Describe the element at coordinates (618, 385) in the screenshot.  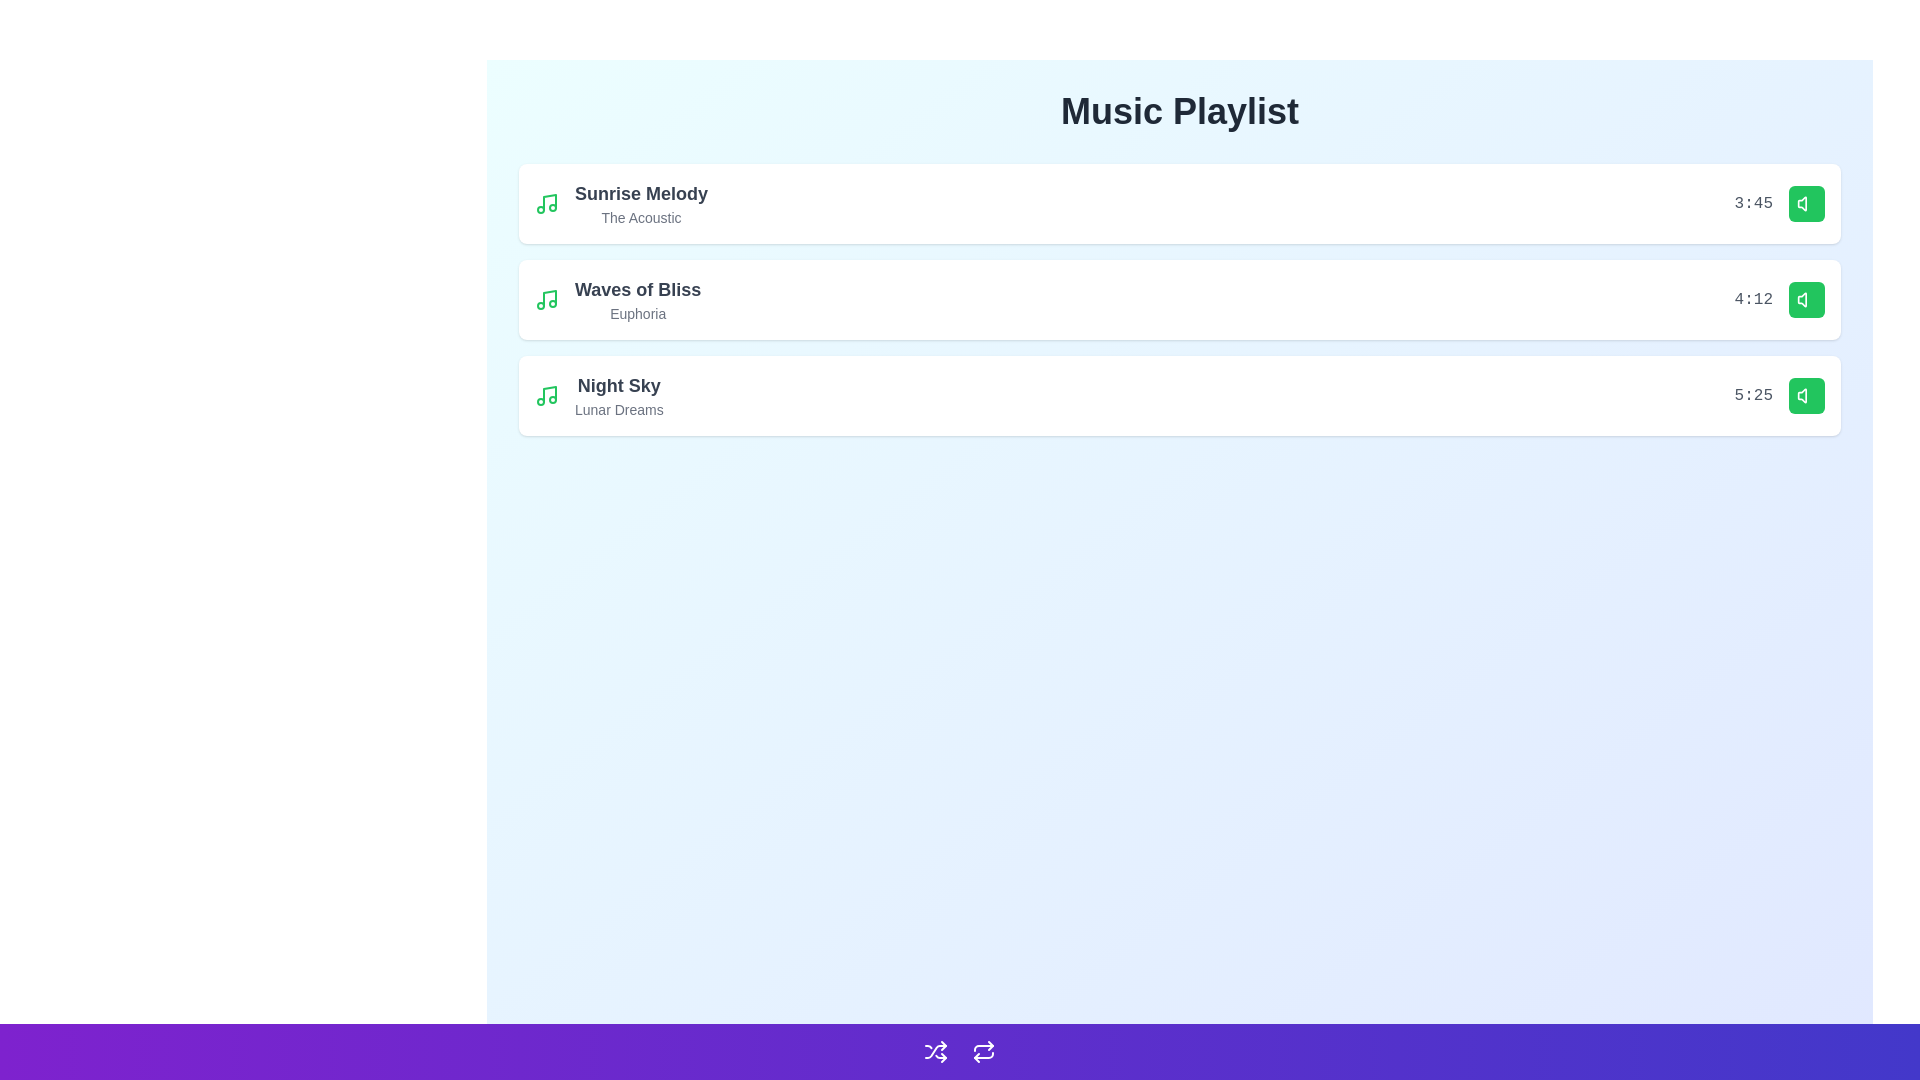
I see `the text element displaying 'Night Sky'` at that location.